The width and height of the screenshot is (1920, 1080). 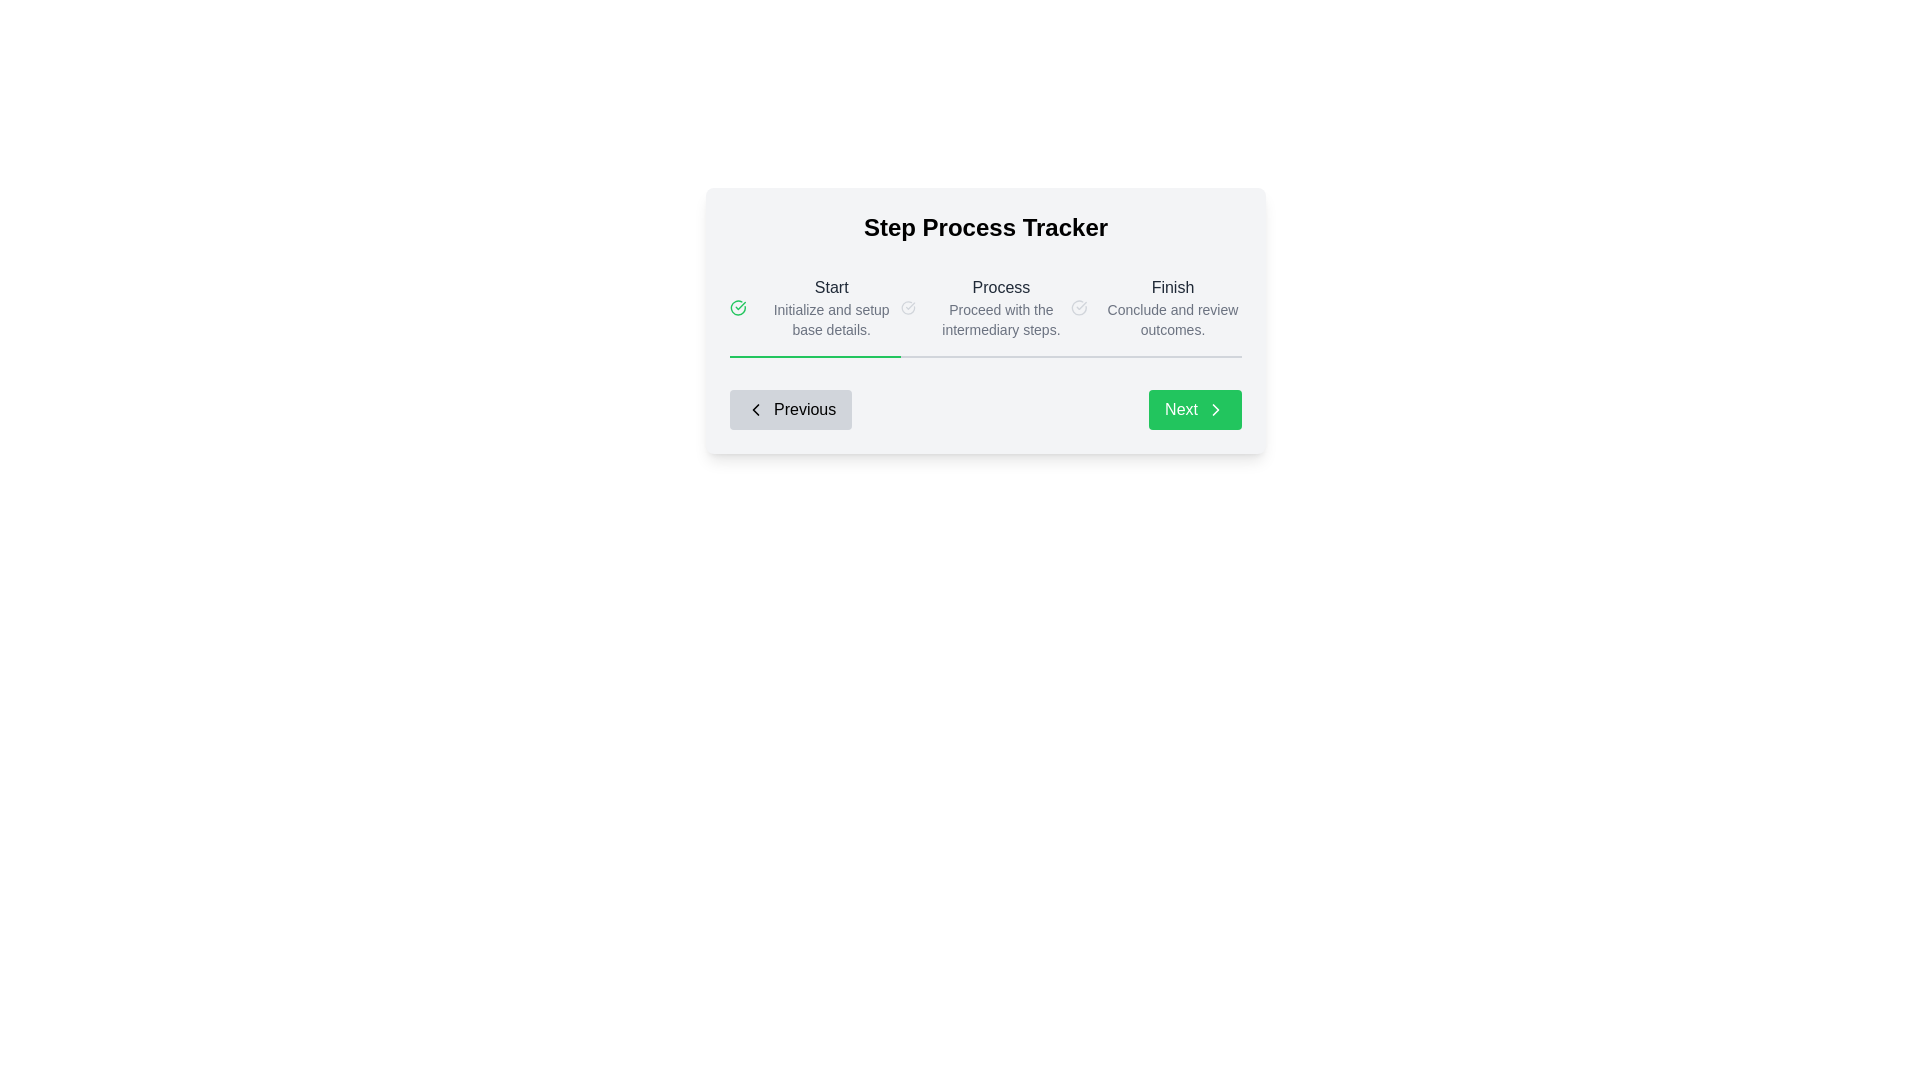 What do you see at coordinates (1156, 308) in the screenshot?
I see `the 'Finish' step in the process tracker, which displays static text and a graphical icon, located in the top-right section of the tracker area` at bounding box center [1156, 308].